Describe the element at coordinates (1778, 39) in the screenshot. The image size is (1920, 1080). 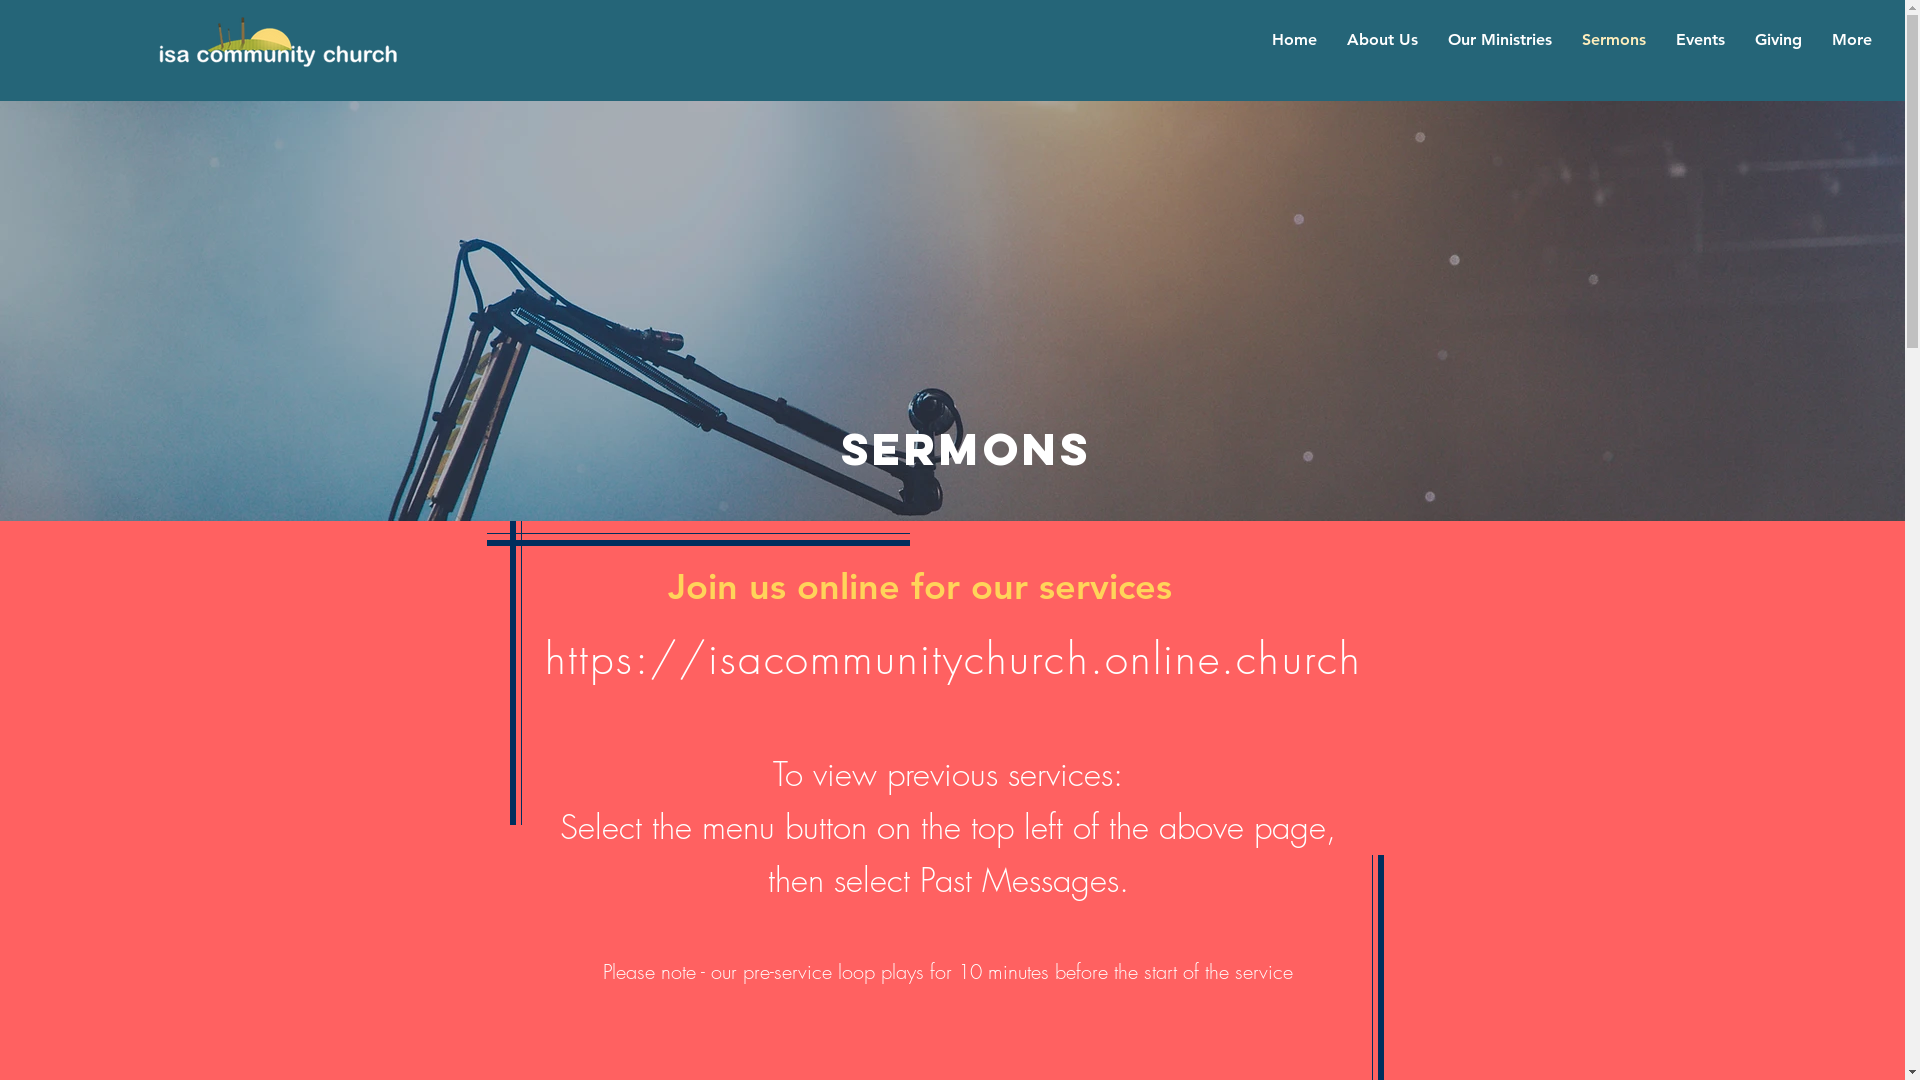
I see `'Giving'` at that location.